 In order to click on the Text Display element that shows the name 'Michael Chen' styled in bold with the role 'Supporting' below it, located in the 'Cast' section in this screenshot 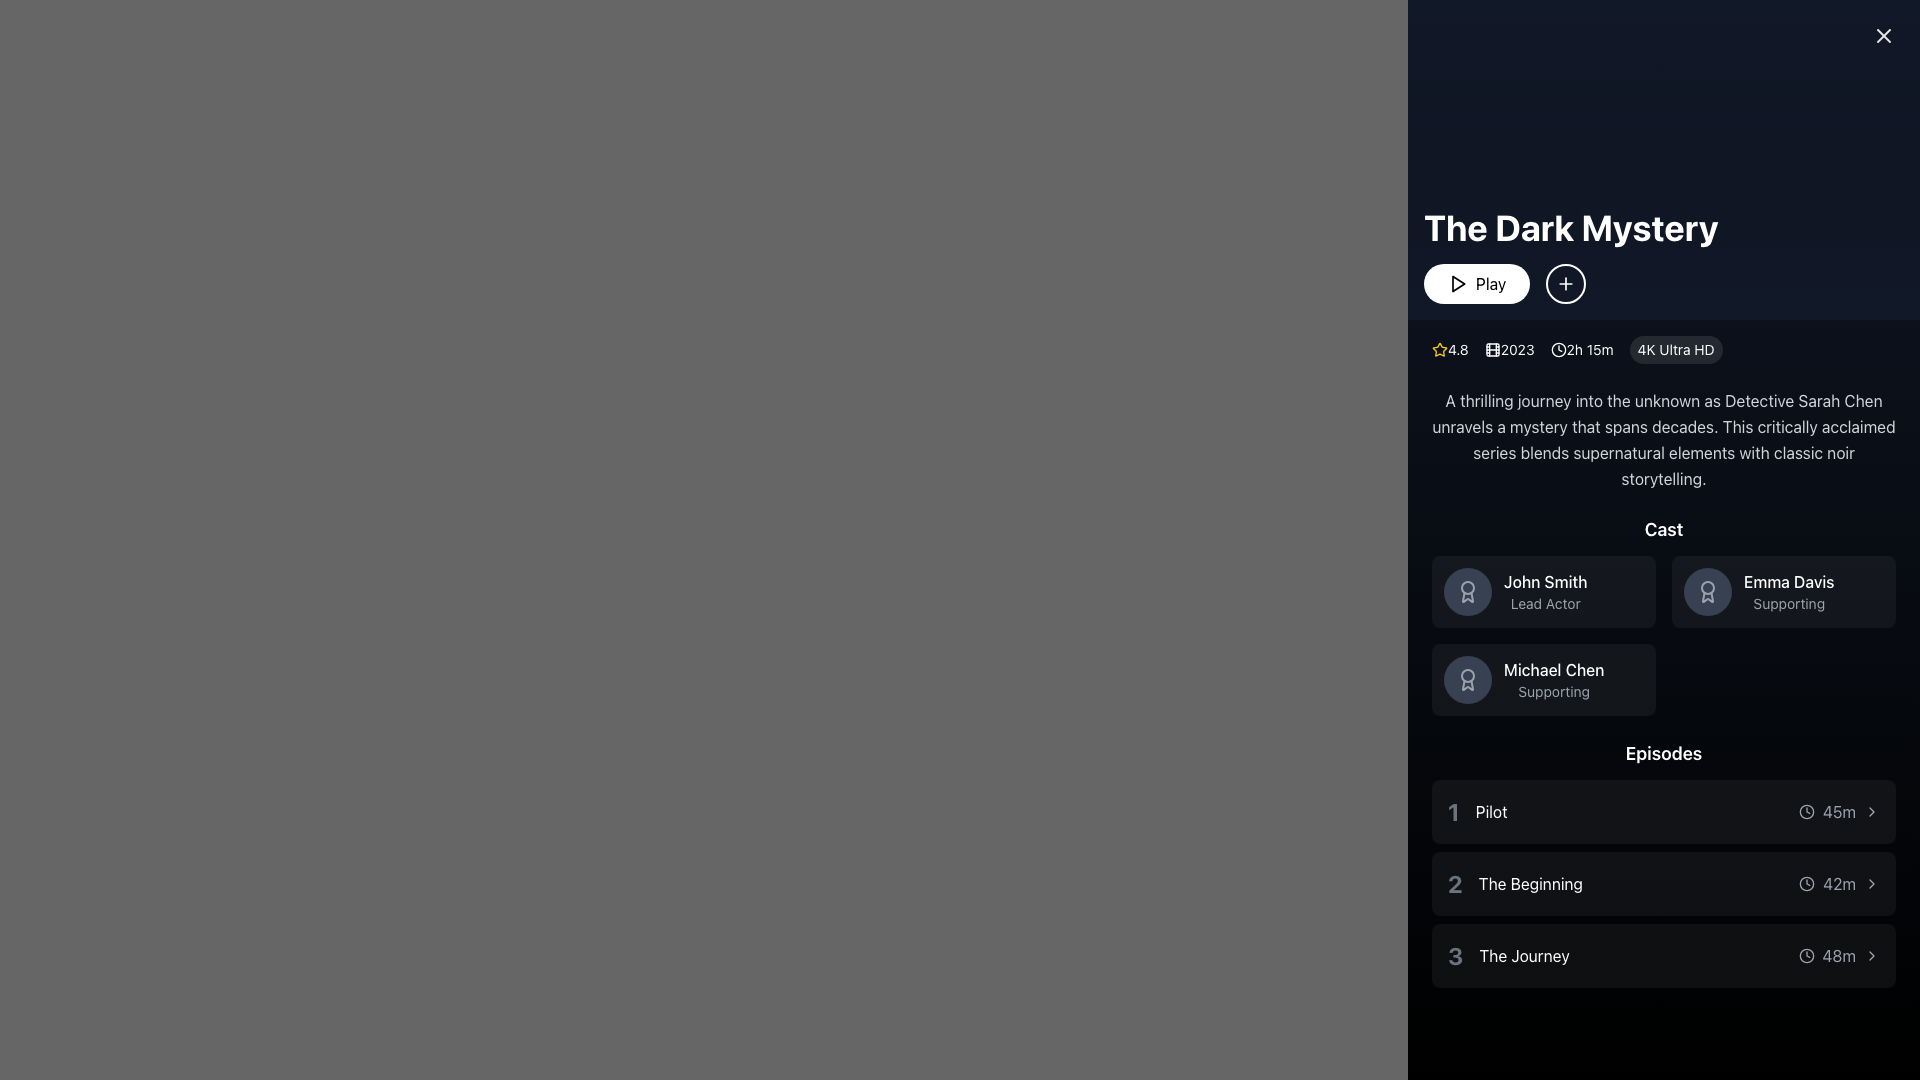, I will do `click(1553, 678)`.